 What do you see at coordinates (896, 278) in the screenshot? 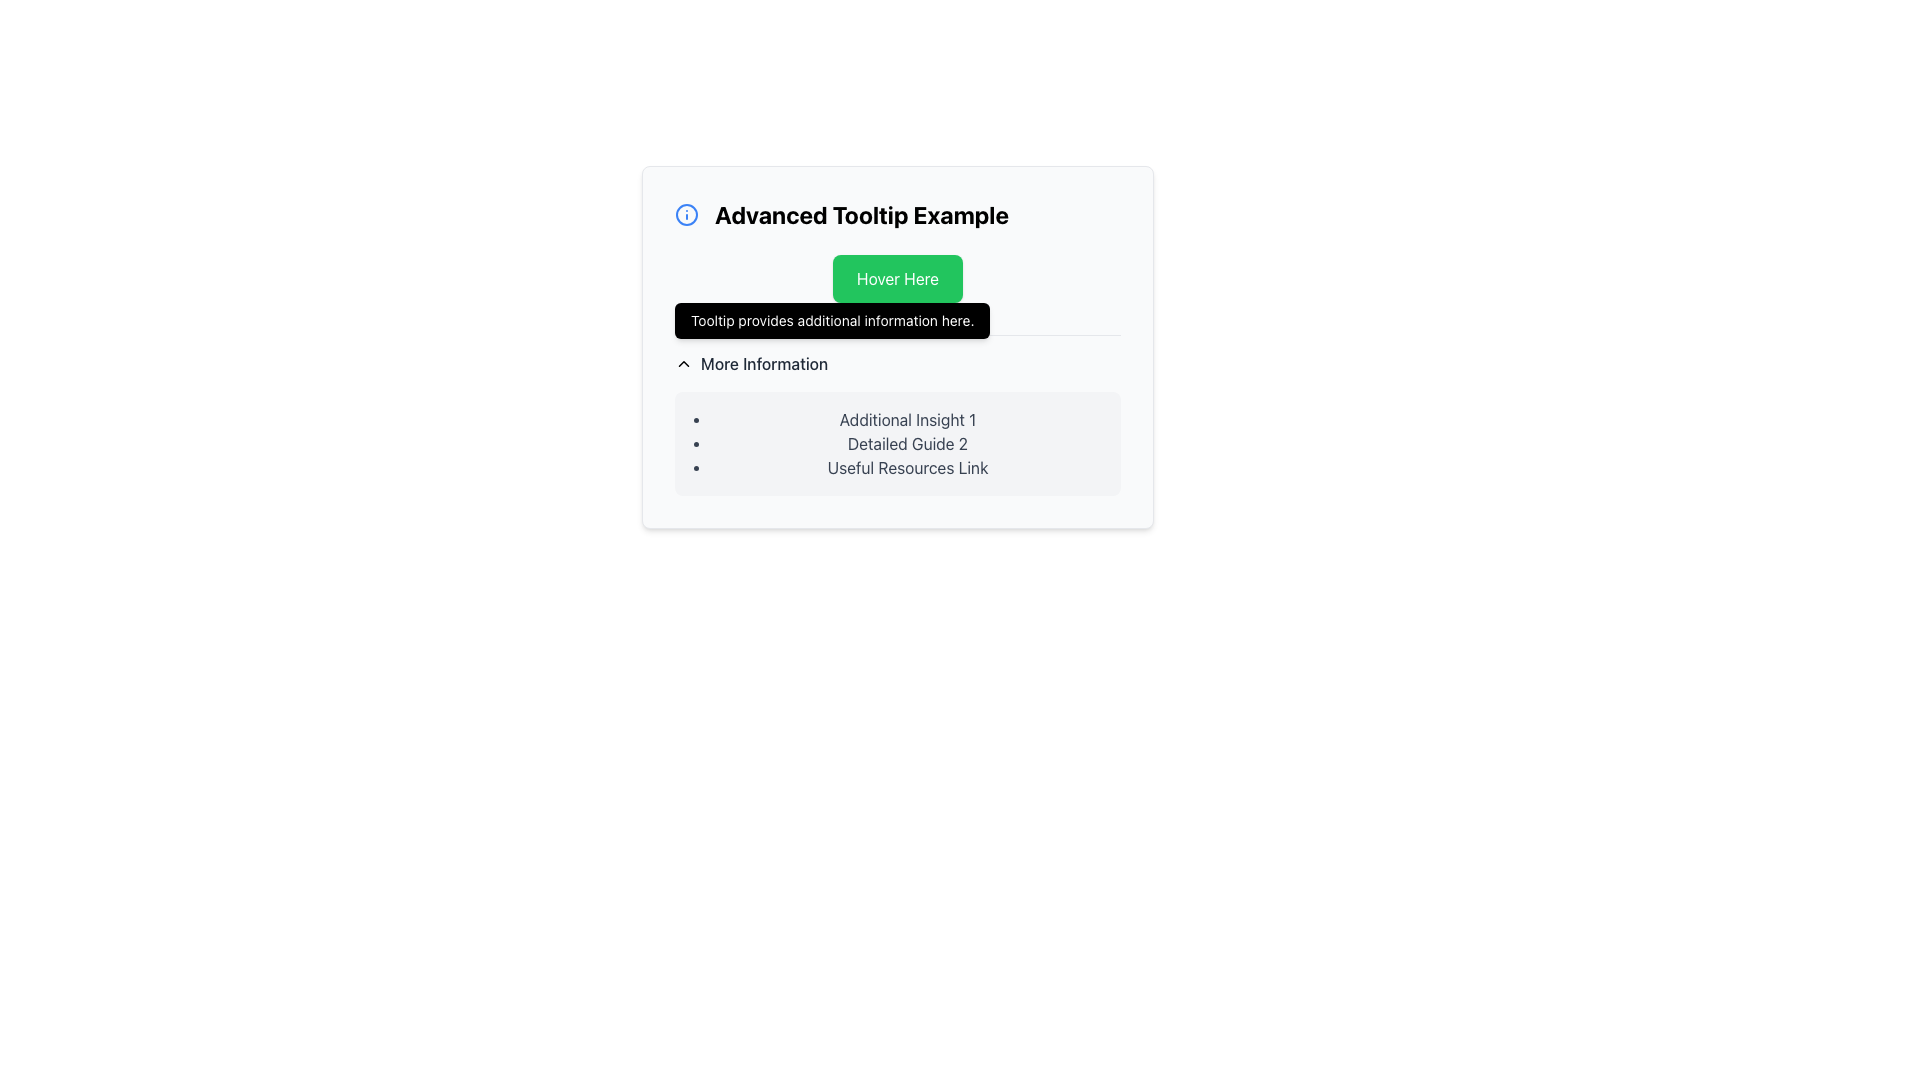
I see `the green button labeled 'Hover Here', which is located below the heading 'Advanced Tooltip Example'` at bounding box center [896, 278].